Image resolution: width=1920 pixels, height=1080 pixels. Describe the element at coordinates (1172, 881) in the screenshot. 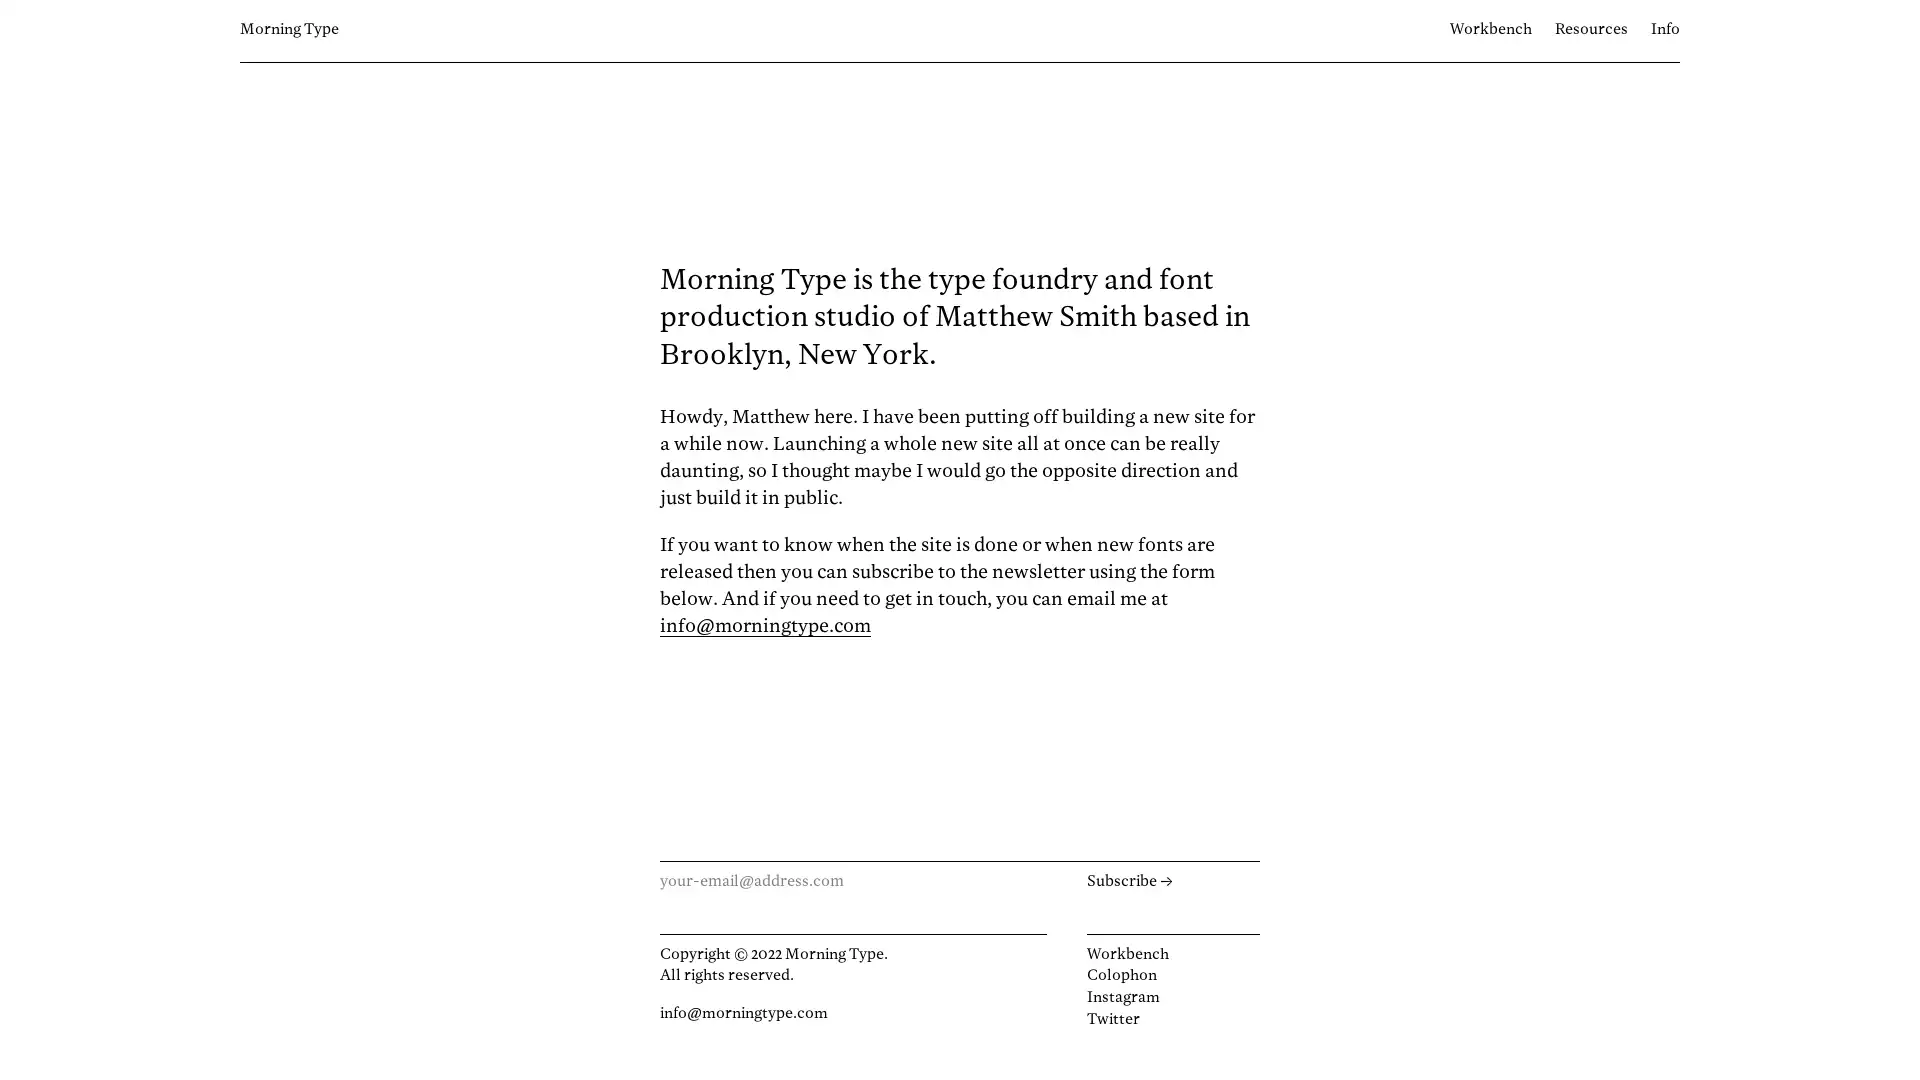

I see `Subscribe` at that location.